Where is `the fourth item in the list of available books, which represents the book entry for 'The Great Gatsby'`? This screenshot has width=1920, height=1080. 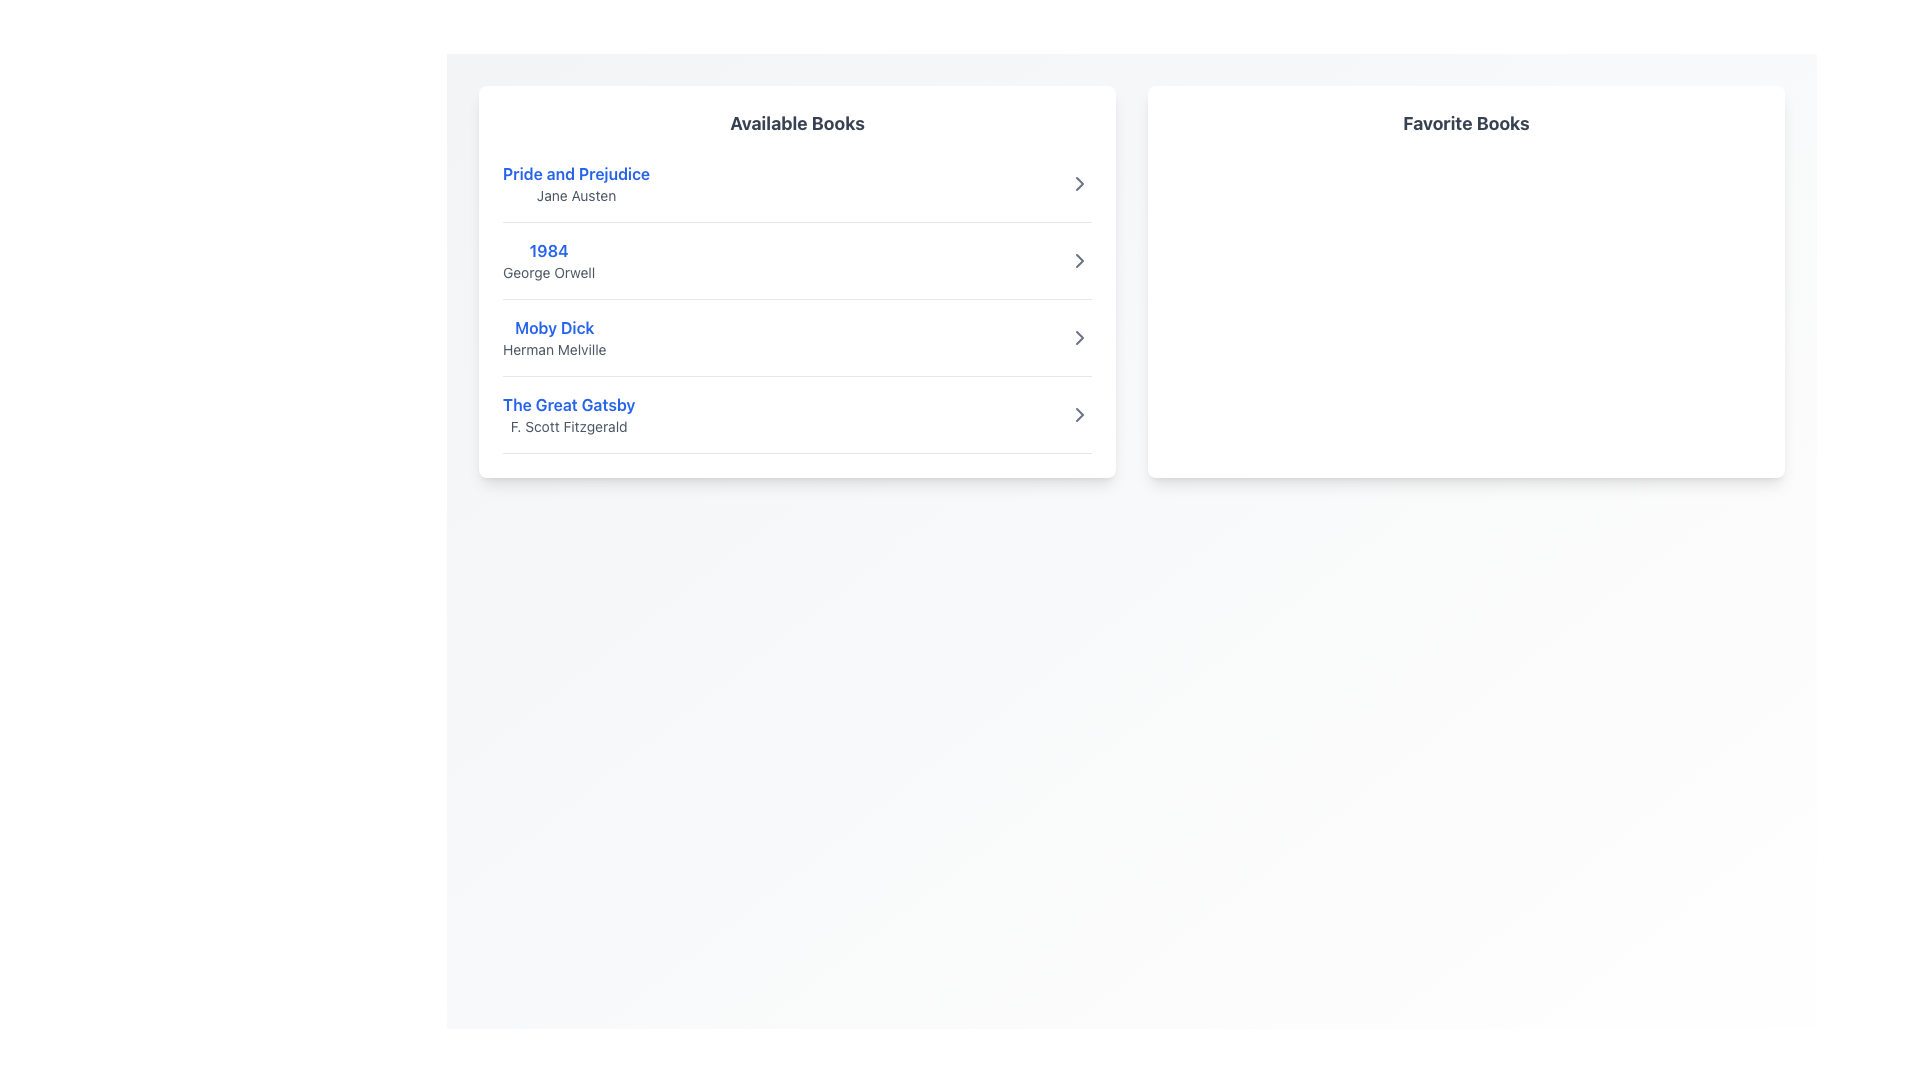
the fourth item in the list of available books, which represents the book entry for 'The Great Gatsby' is located at coordinates (796, 422).